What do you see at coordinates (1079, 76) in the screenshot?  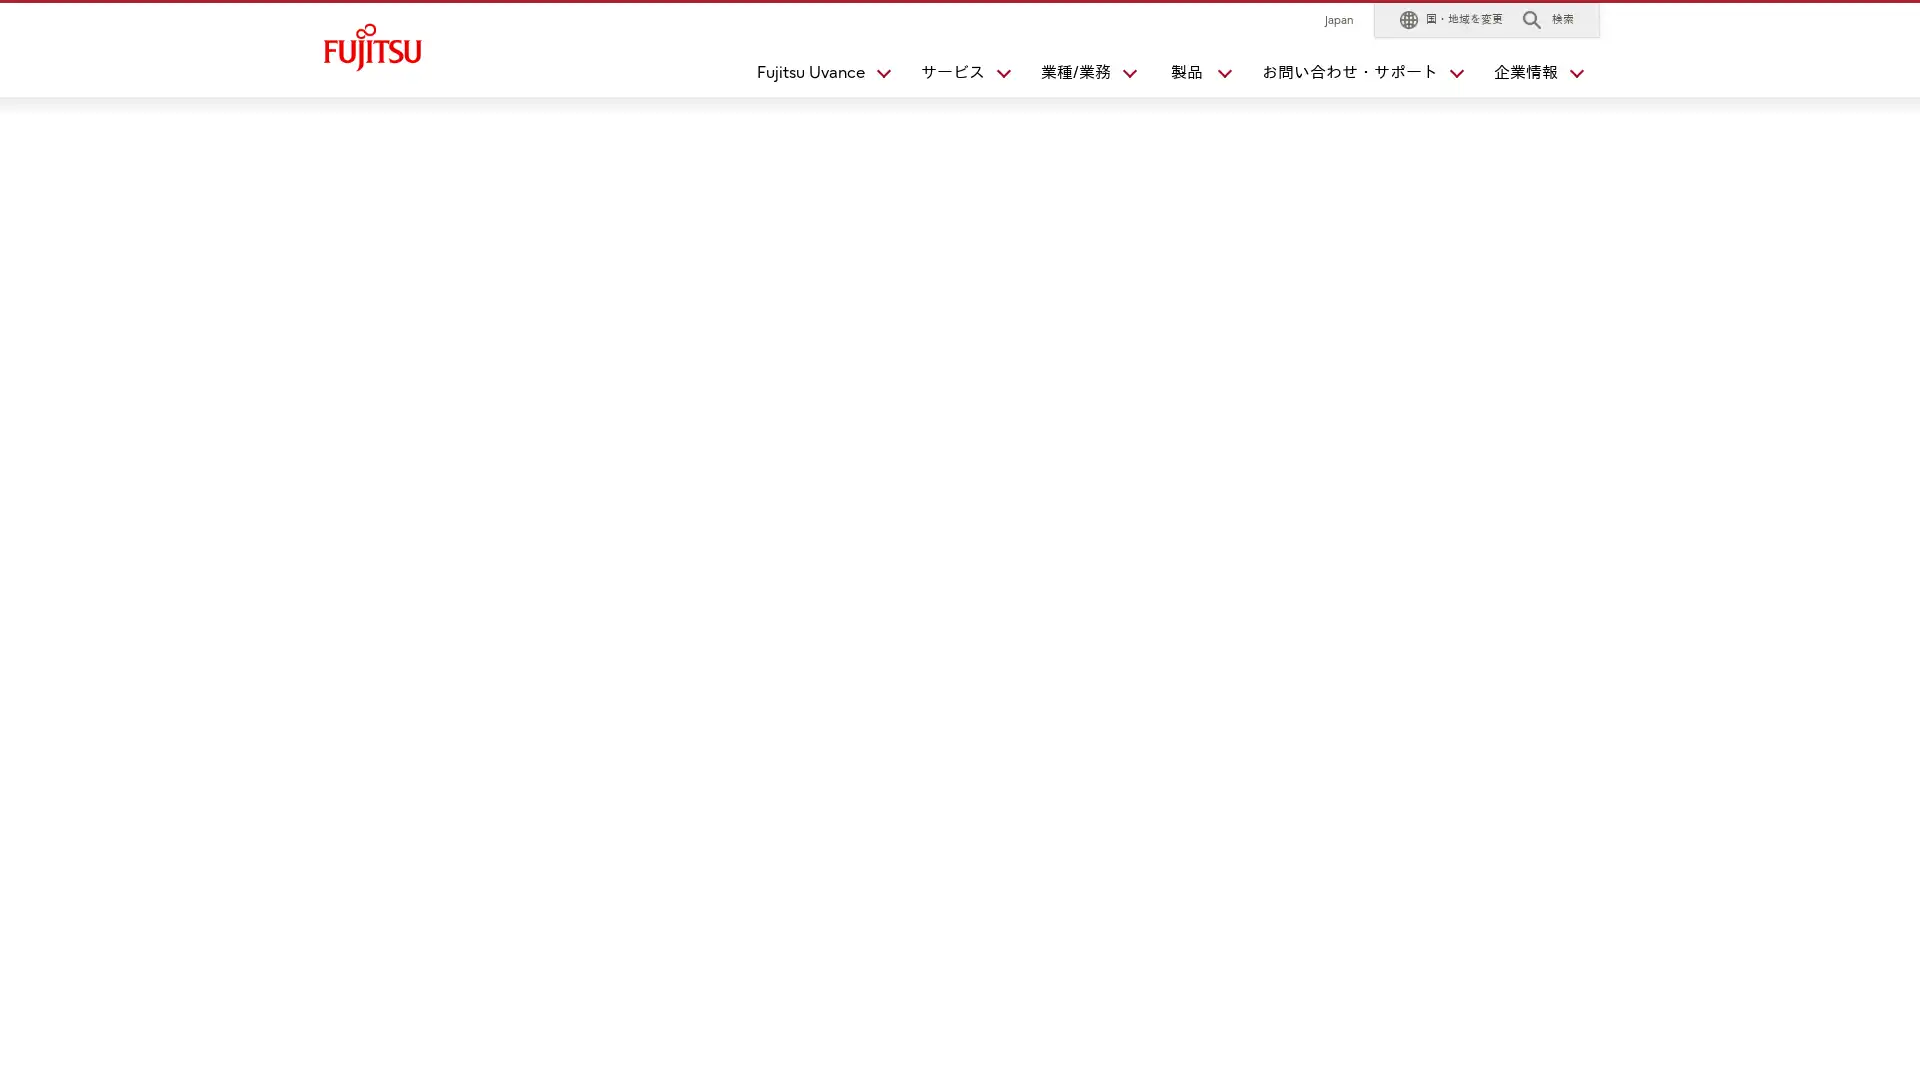 I see `/` at bounding box center [1079, 76].